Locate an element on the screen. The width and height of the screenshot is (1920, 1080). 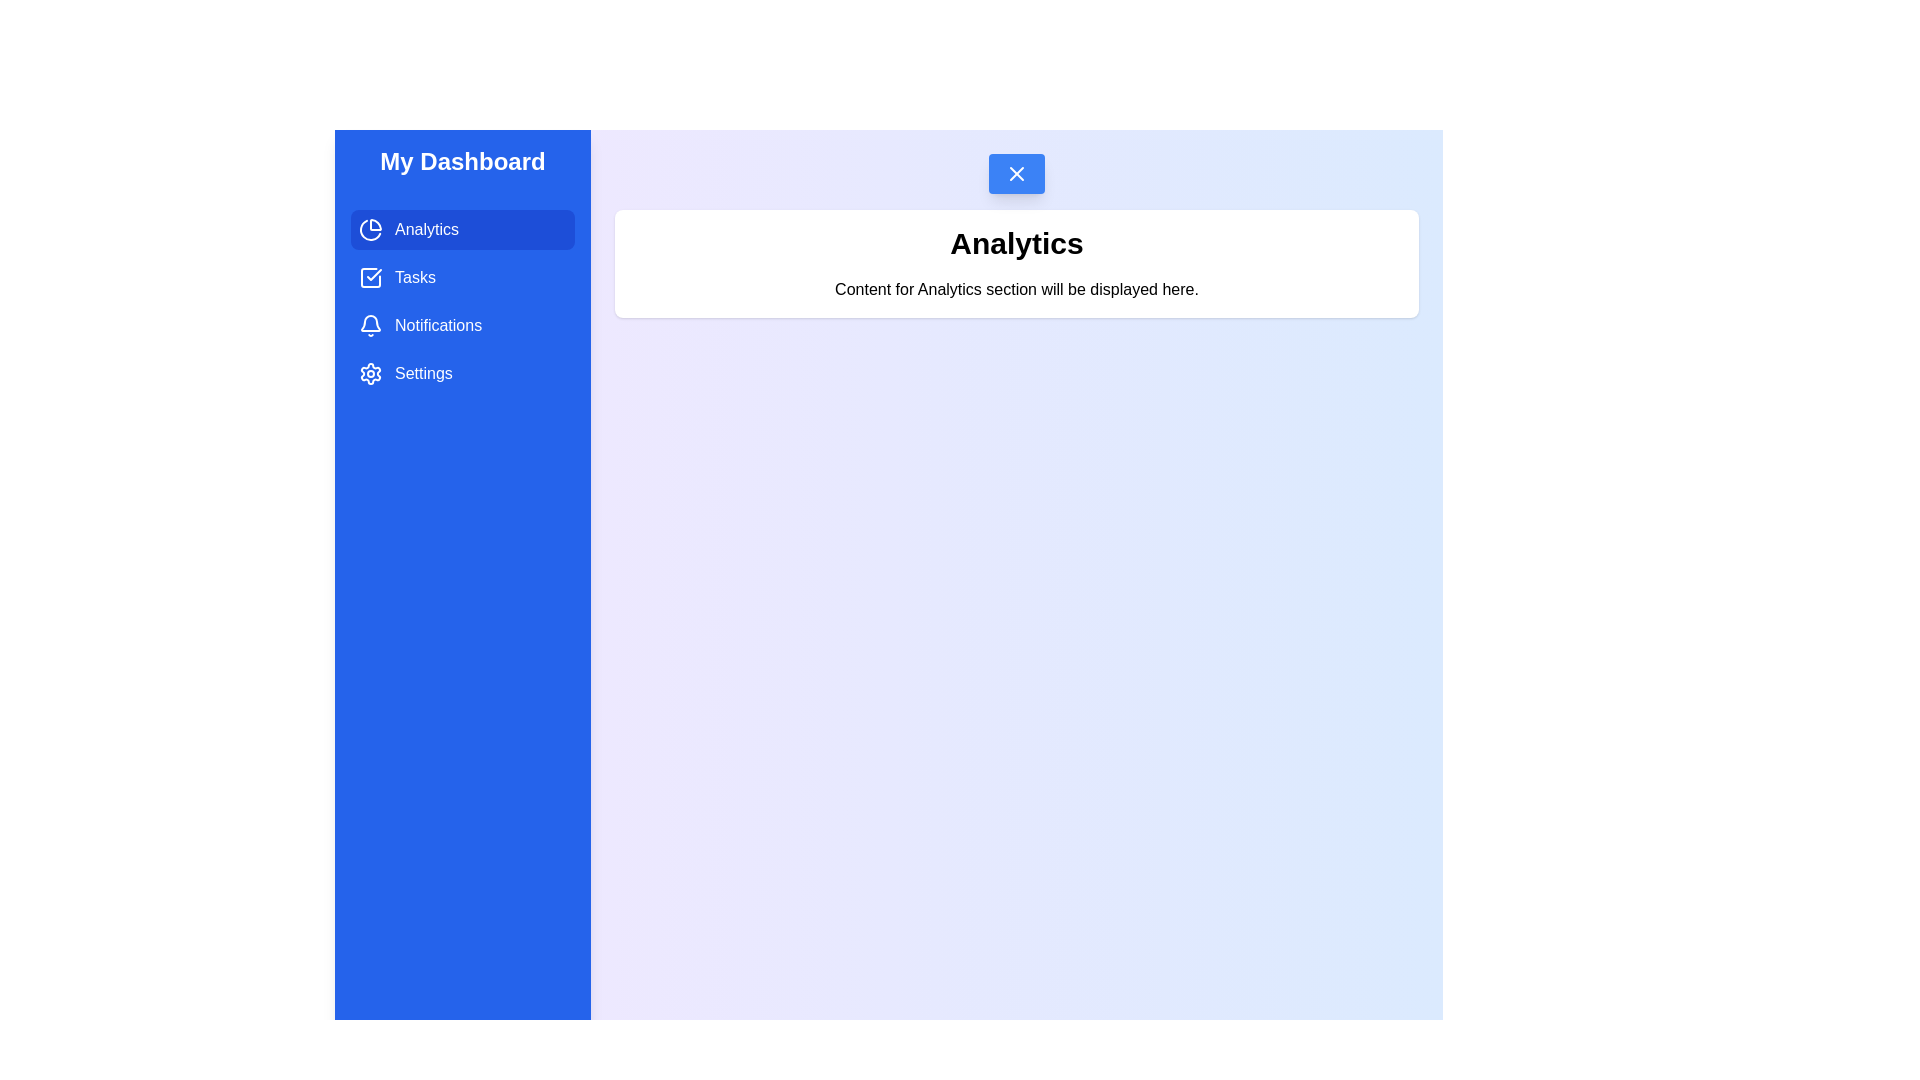
the Tasks tab from the drawer menu is located at coordinates (461, 277).